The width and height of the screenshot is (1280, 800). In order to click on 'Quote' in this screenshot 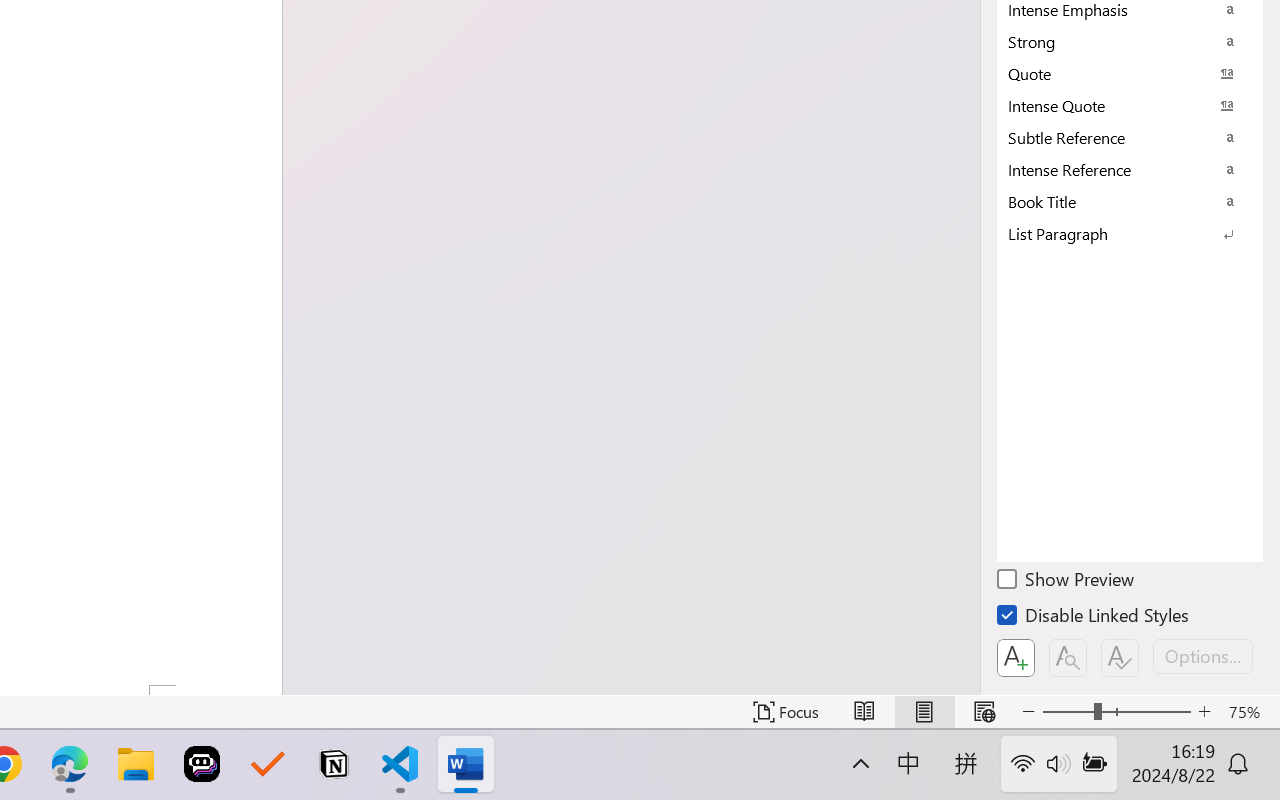, I will do `click(1130, 73)`.